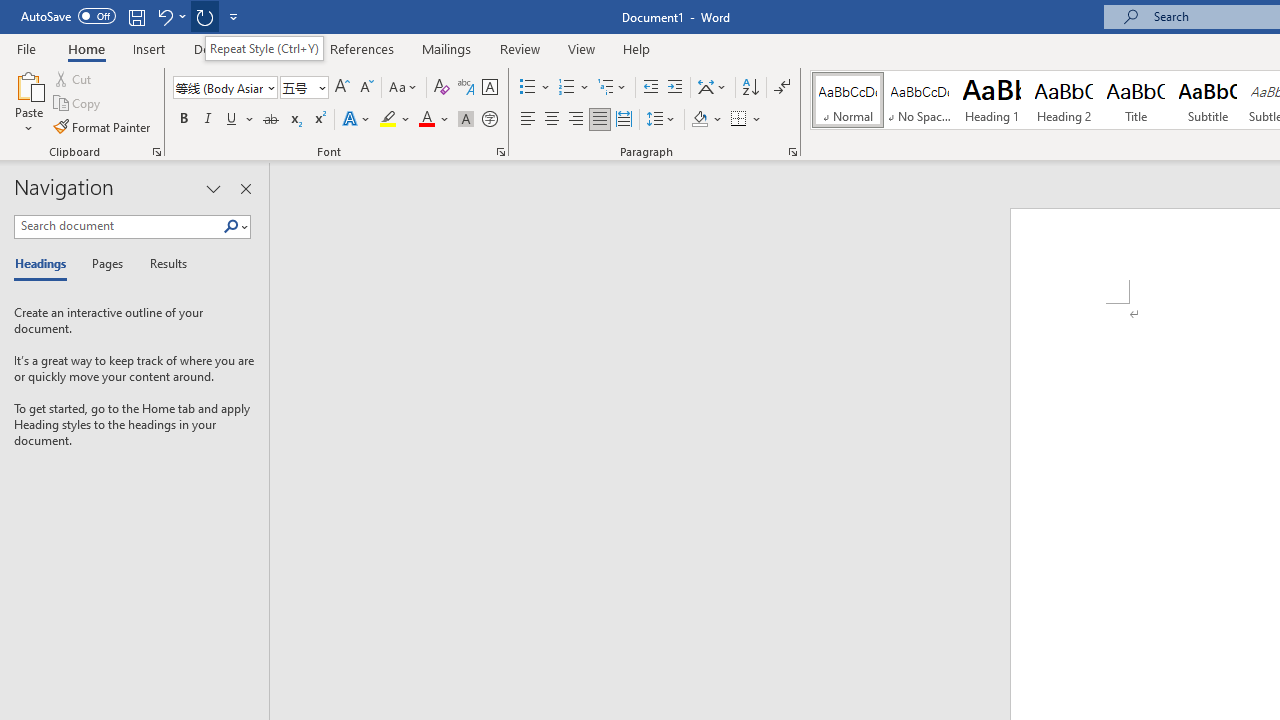  Describe the element at coordinates (245, 189) in the screenshot. I see `'Close pane'` at that location.